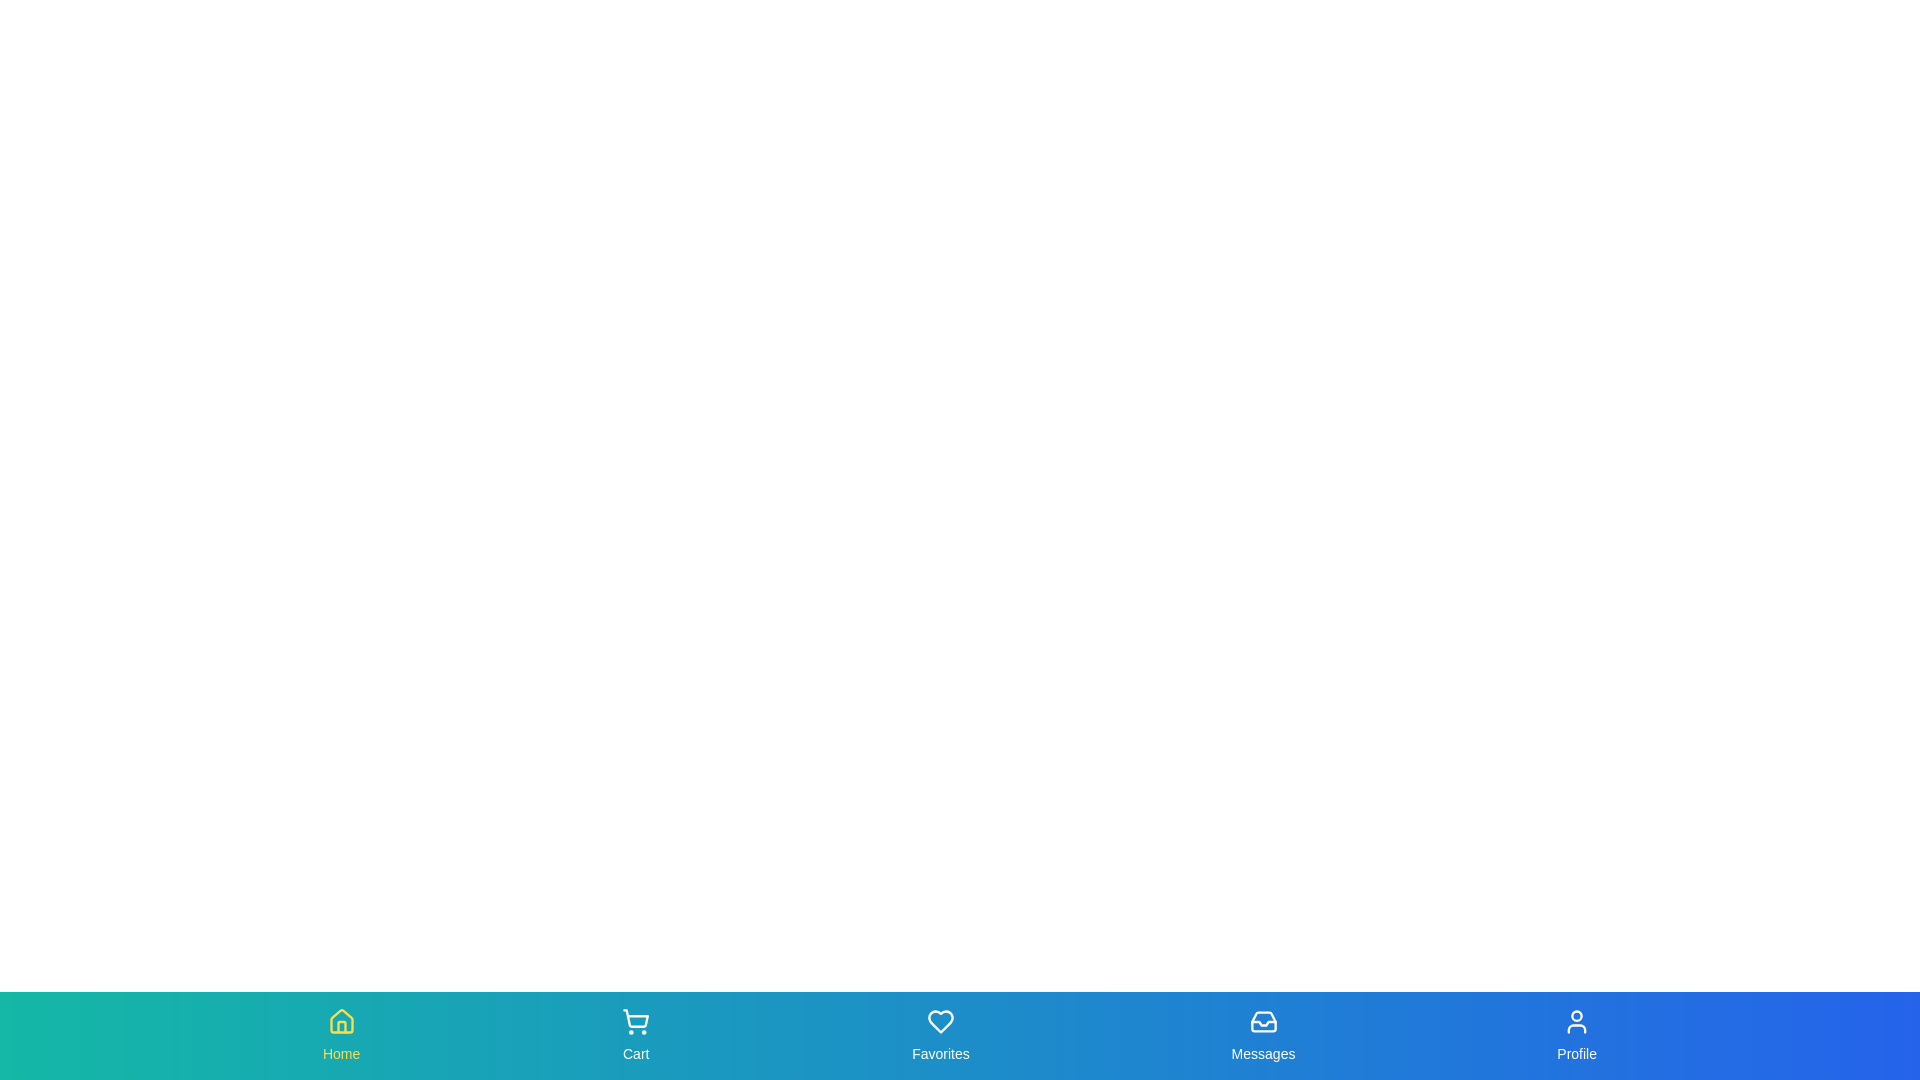 The height and width of the screenshot is (1080, 1920). I want to click on the Profile tab in the bottom navigation bar, so click(1576, 1035).